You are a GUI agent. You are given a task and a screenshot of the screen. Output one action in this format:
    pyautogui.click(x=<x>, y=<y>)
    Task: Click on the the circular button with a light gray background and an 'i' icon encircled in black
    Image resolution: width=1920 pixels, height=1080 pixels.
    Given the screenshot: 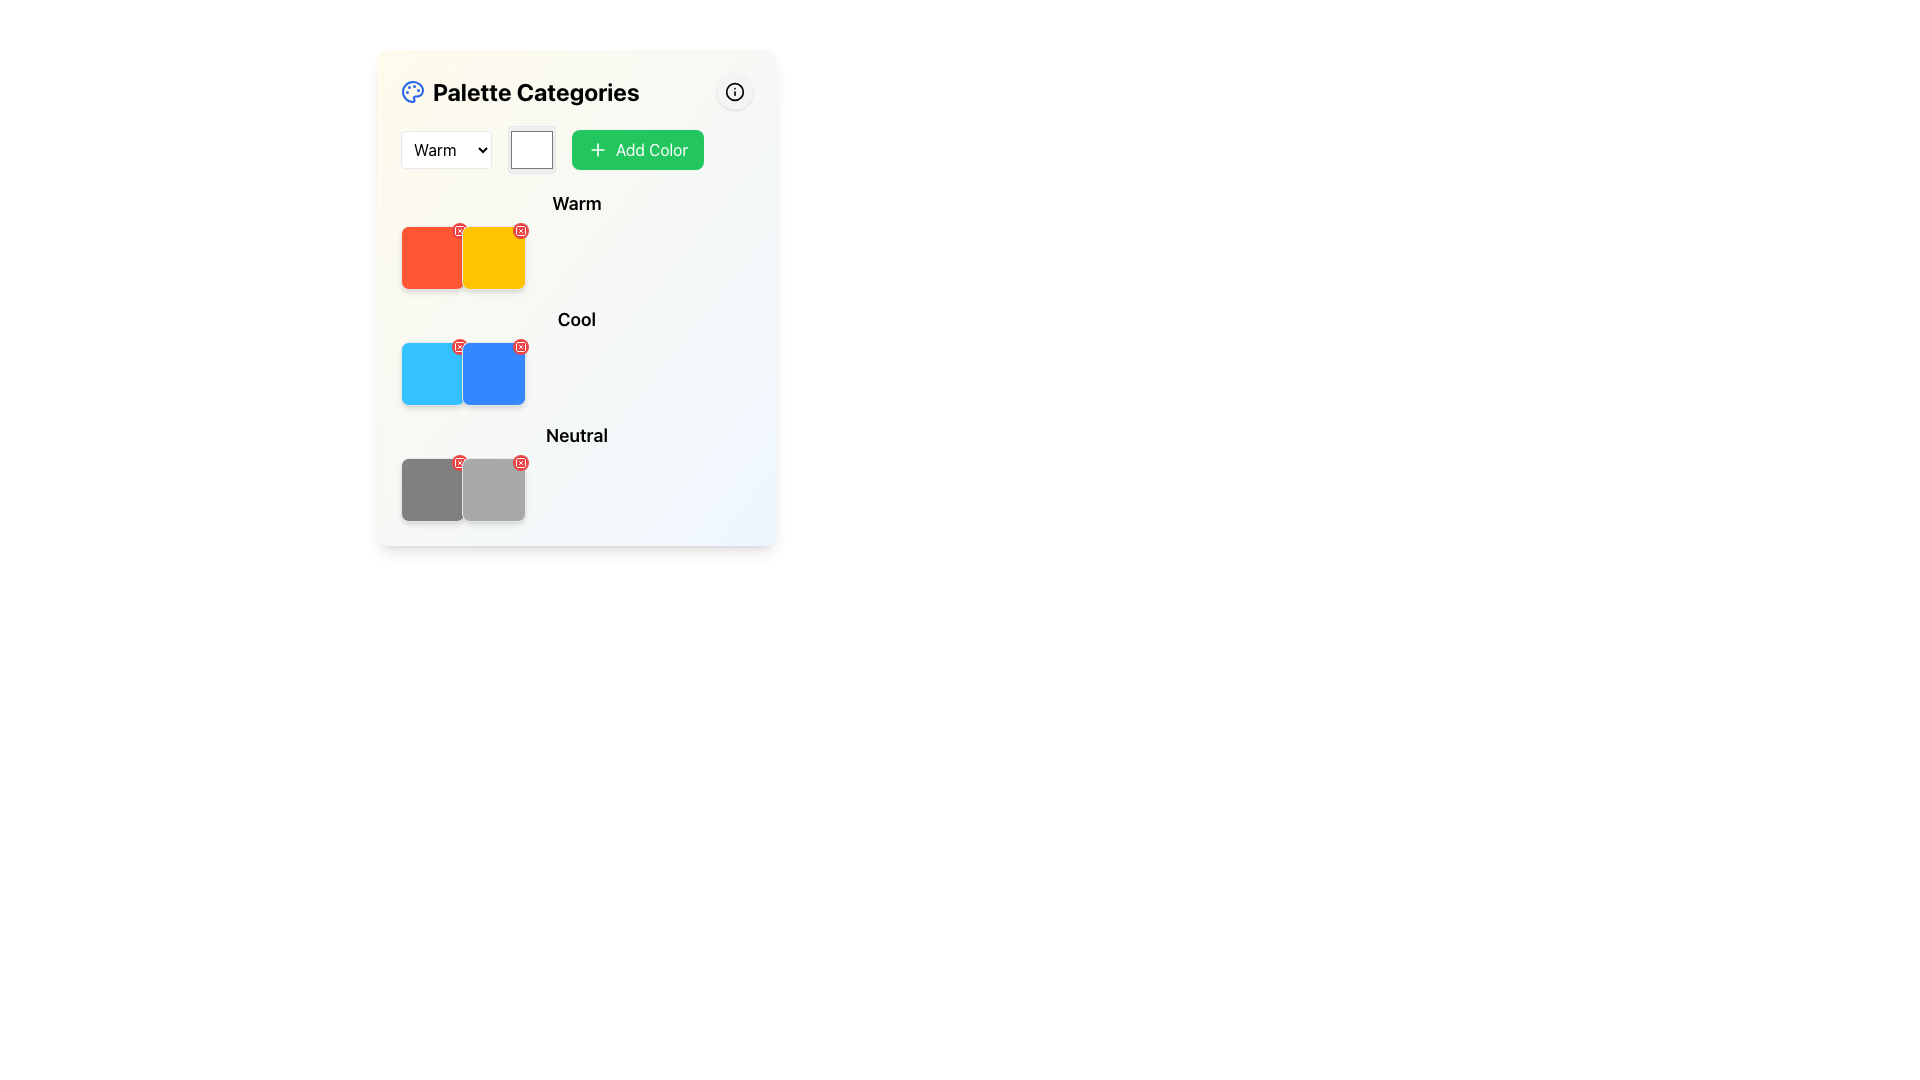 What is the action you would take?
    pyautogui.click(x=733, y=92)
    